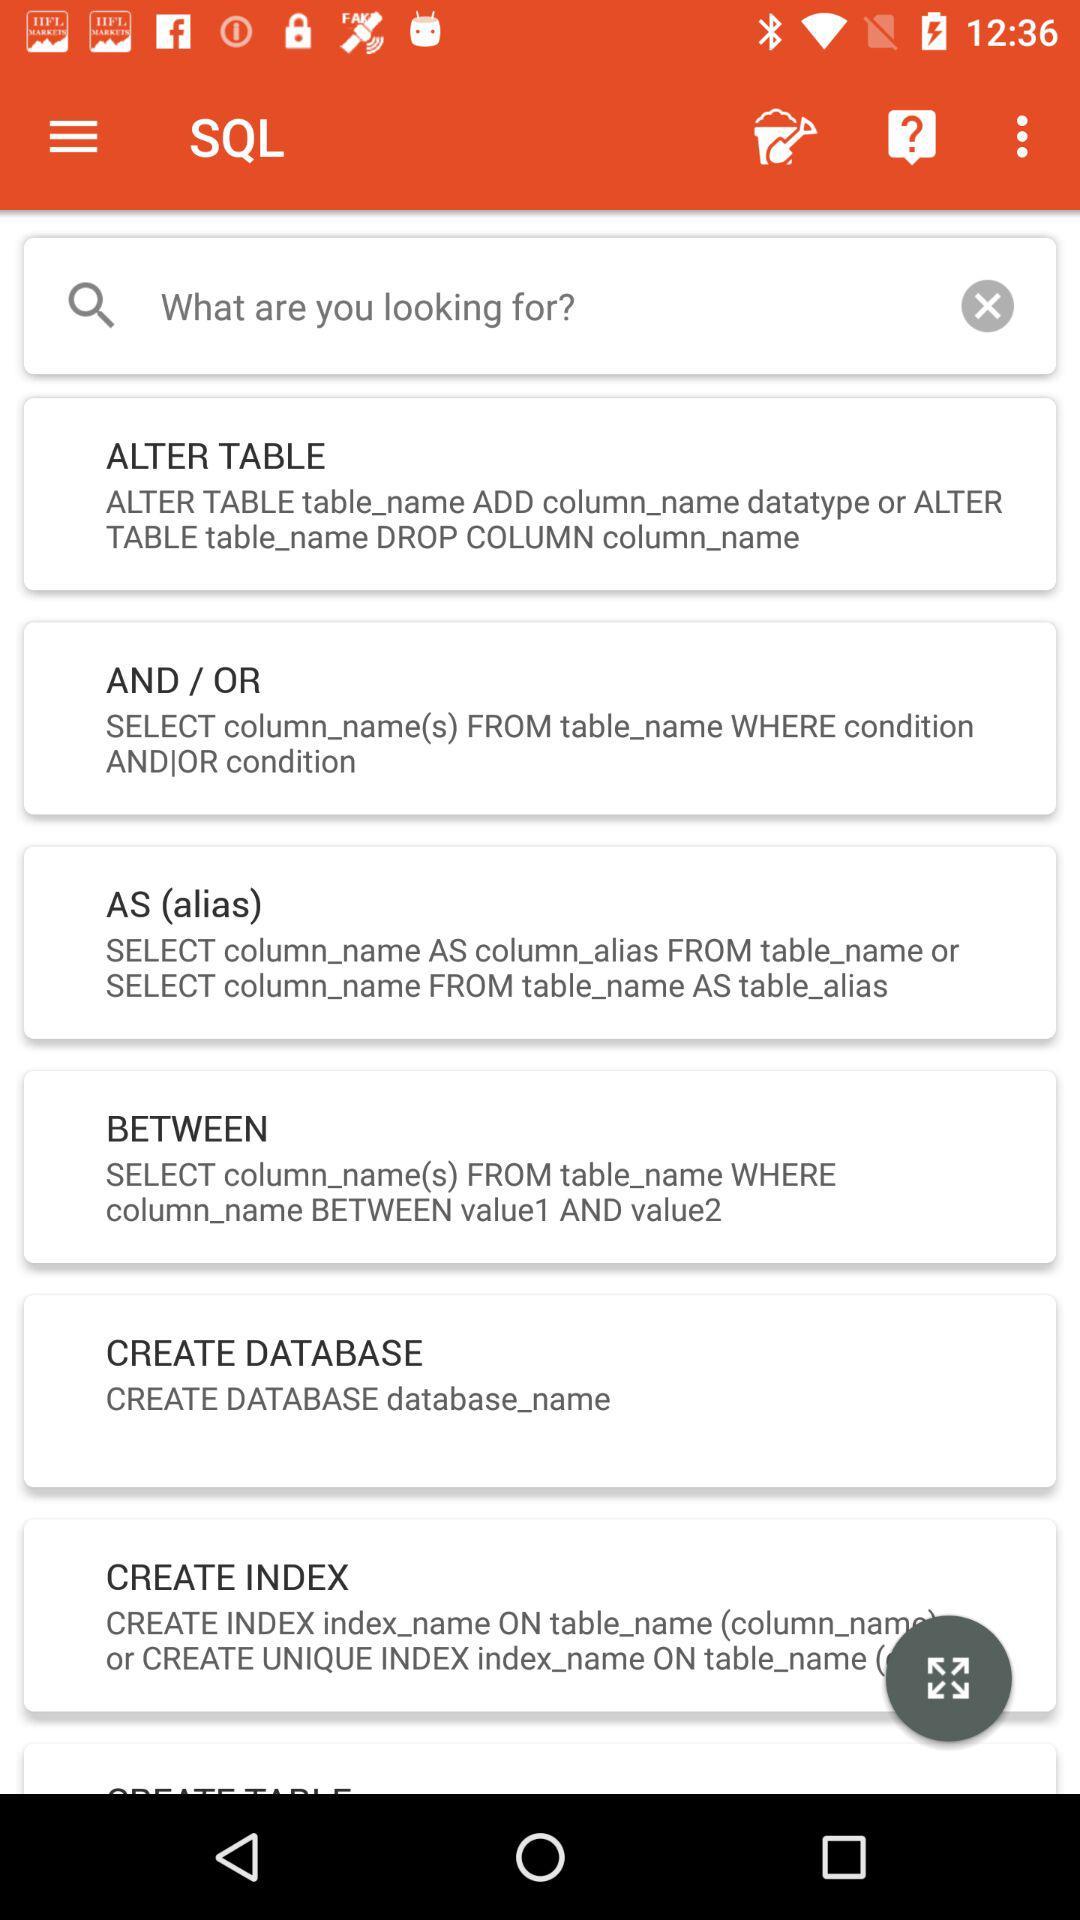 This screenshot has width=1080, height=1920. What do you see at coordinates (785, 135) in the screenshot?
I see `the icon to the right of sql` at bounding box center [785, 135].